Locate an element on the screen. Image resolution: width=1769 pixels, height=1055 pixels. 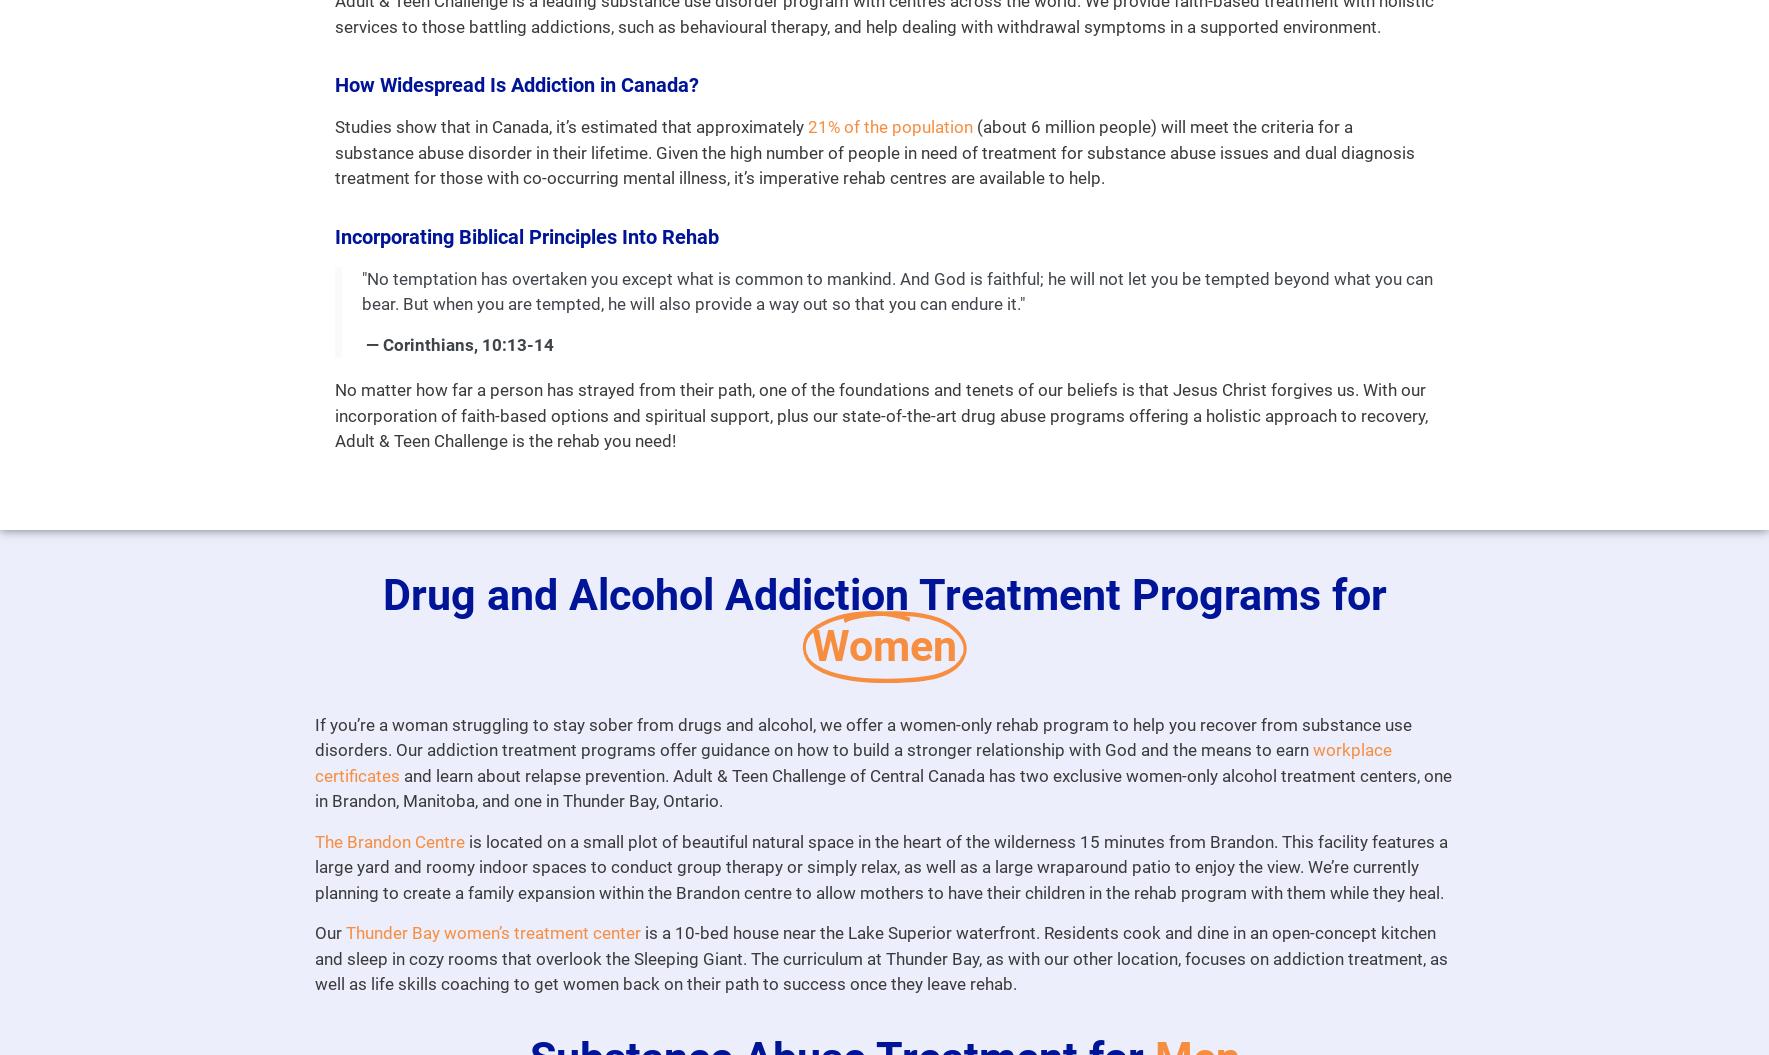
'is a 10-bed house near the Lake Superior waterfront. Residents cook and dine in an open-concept kitchen and sleep in cozy rooms that overlook the Sleeping Giant. The curriculum at Thunder Bay, as with our other location, focuses on addiction treatment, as well as life skills coaching to get women back on their path to success once they leave rehab.' is located at coordinates (879, 958).